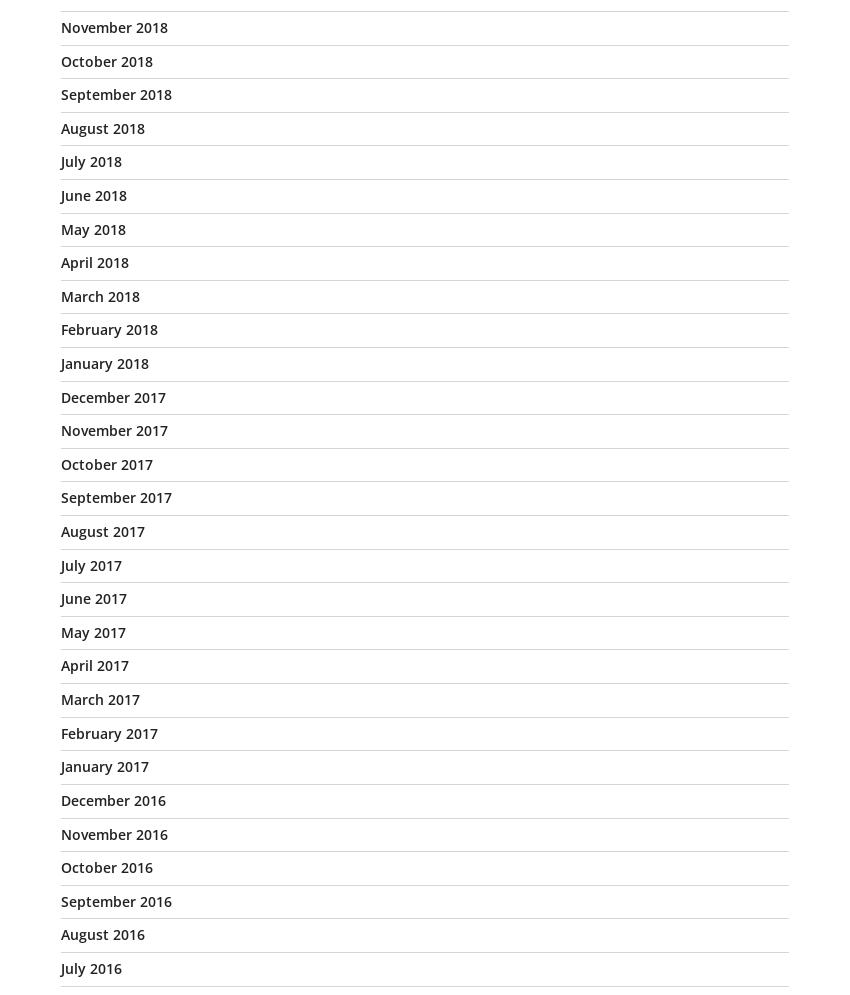 Image resolution: width=850 pixels, height=995 pixels. What do you see at coordinates (113, 429) in the screenshot?
I see `'November 2017'` at bounding box center [113, 429].